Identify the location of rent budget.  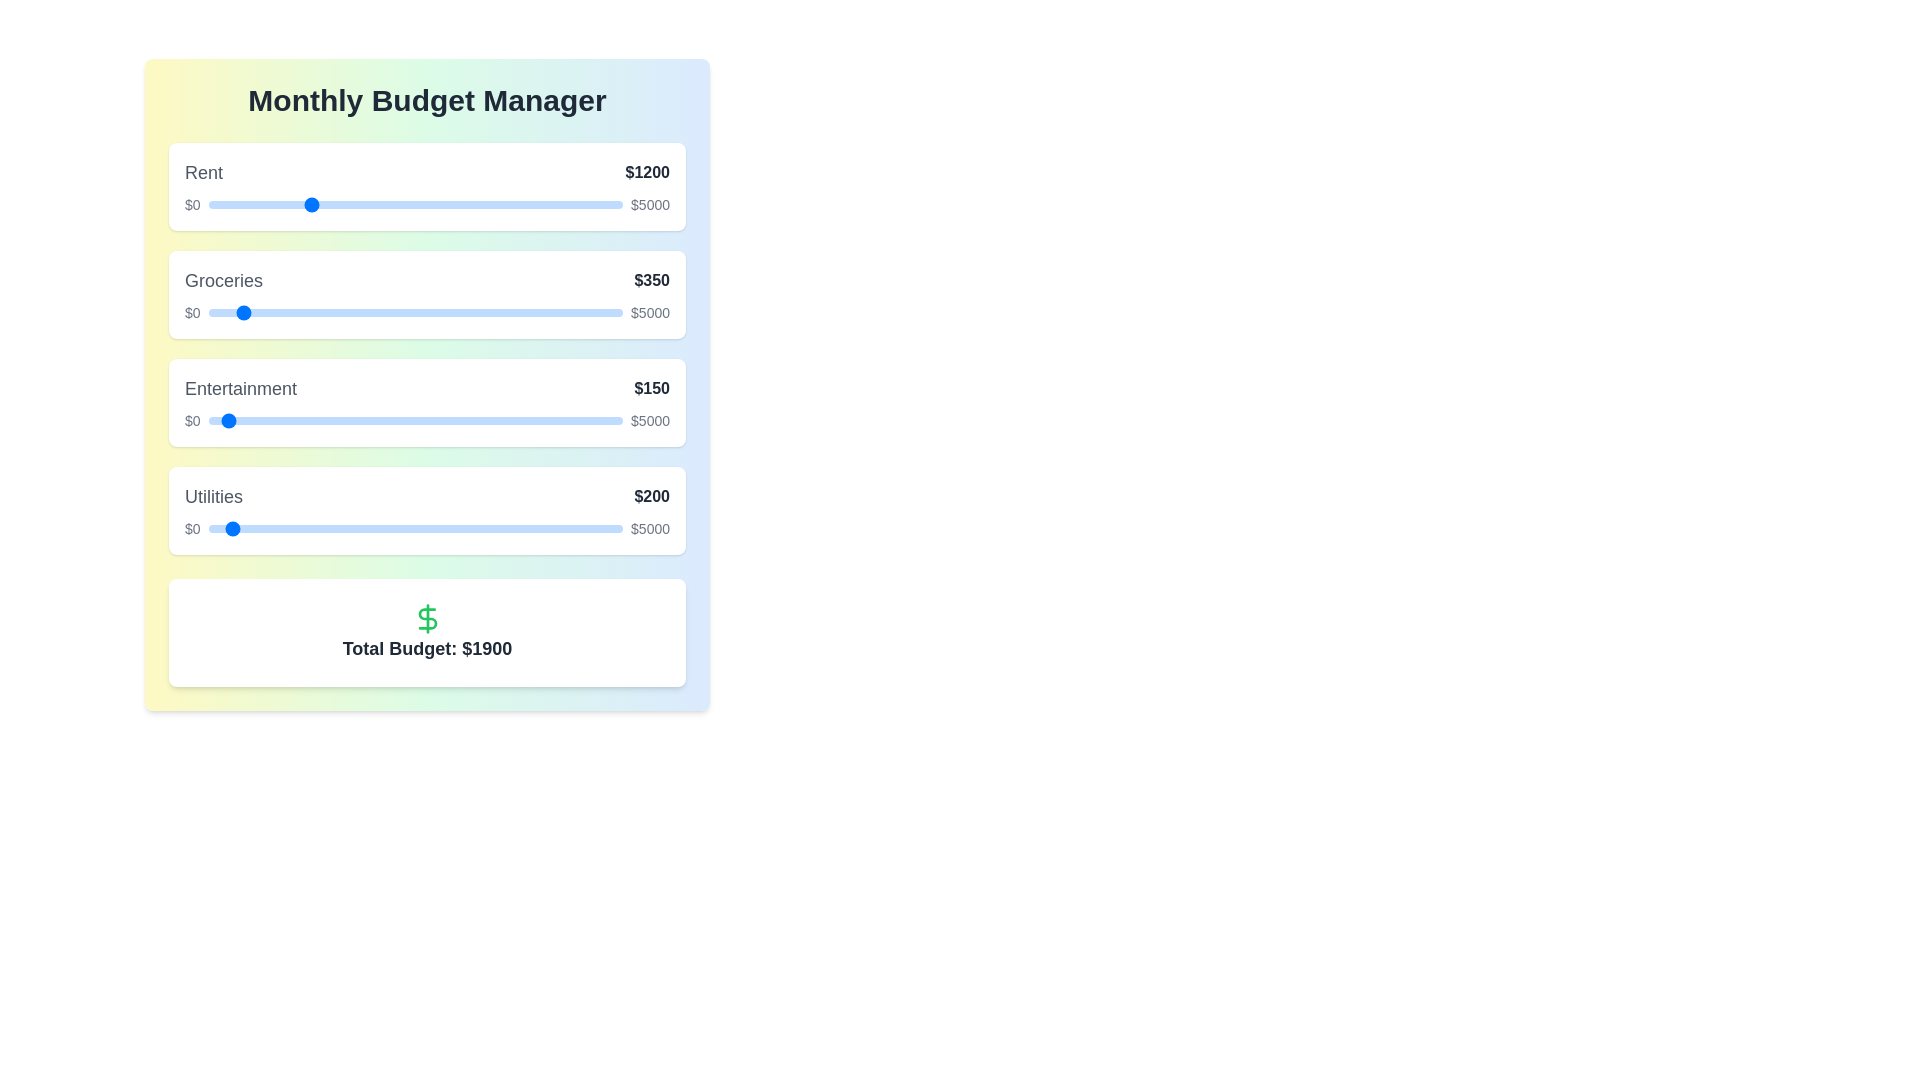
(220, 204).